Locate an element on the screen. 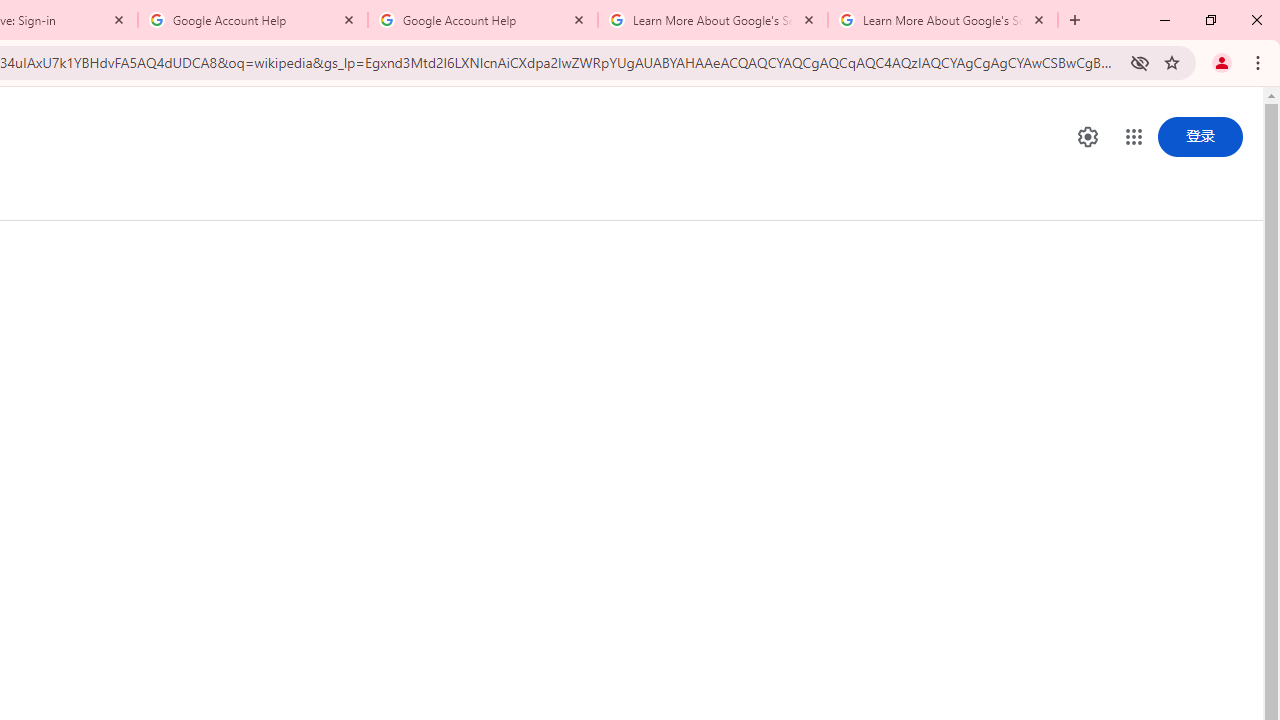 The image size is (1280, 720). 'You' is located at coordinates (1220, 61).